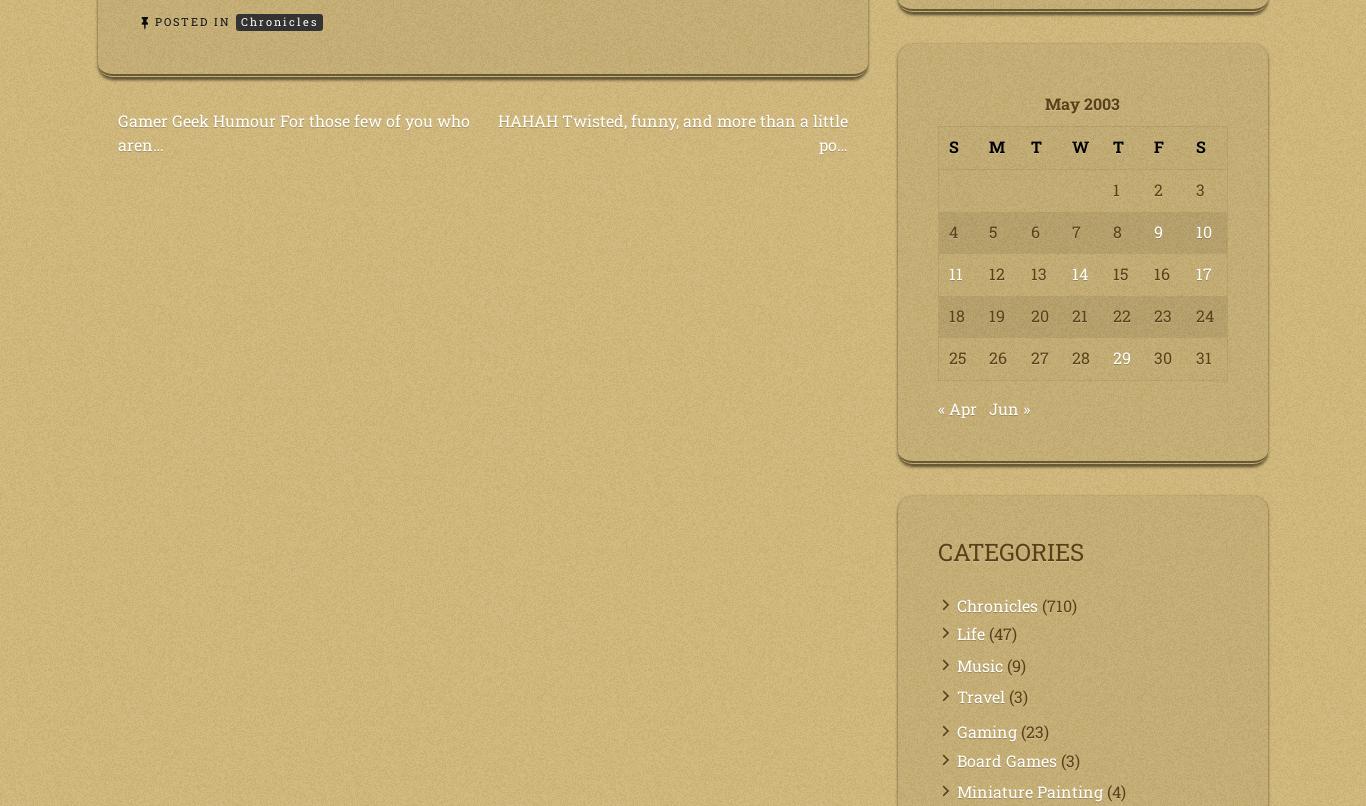  I want to click on '« Apr', so click(957, 407).